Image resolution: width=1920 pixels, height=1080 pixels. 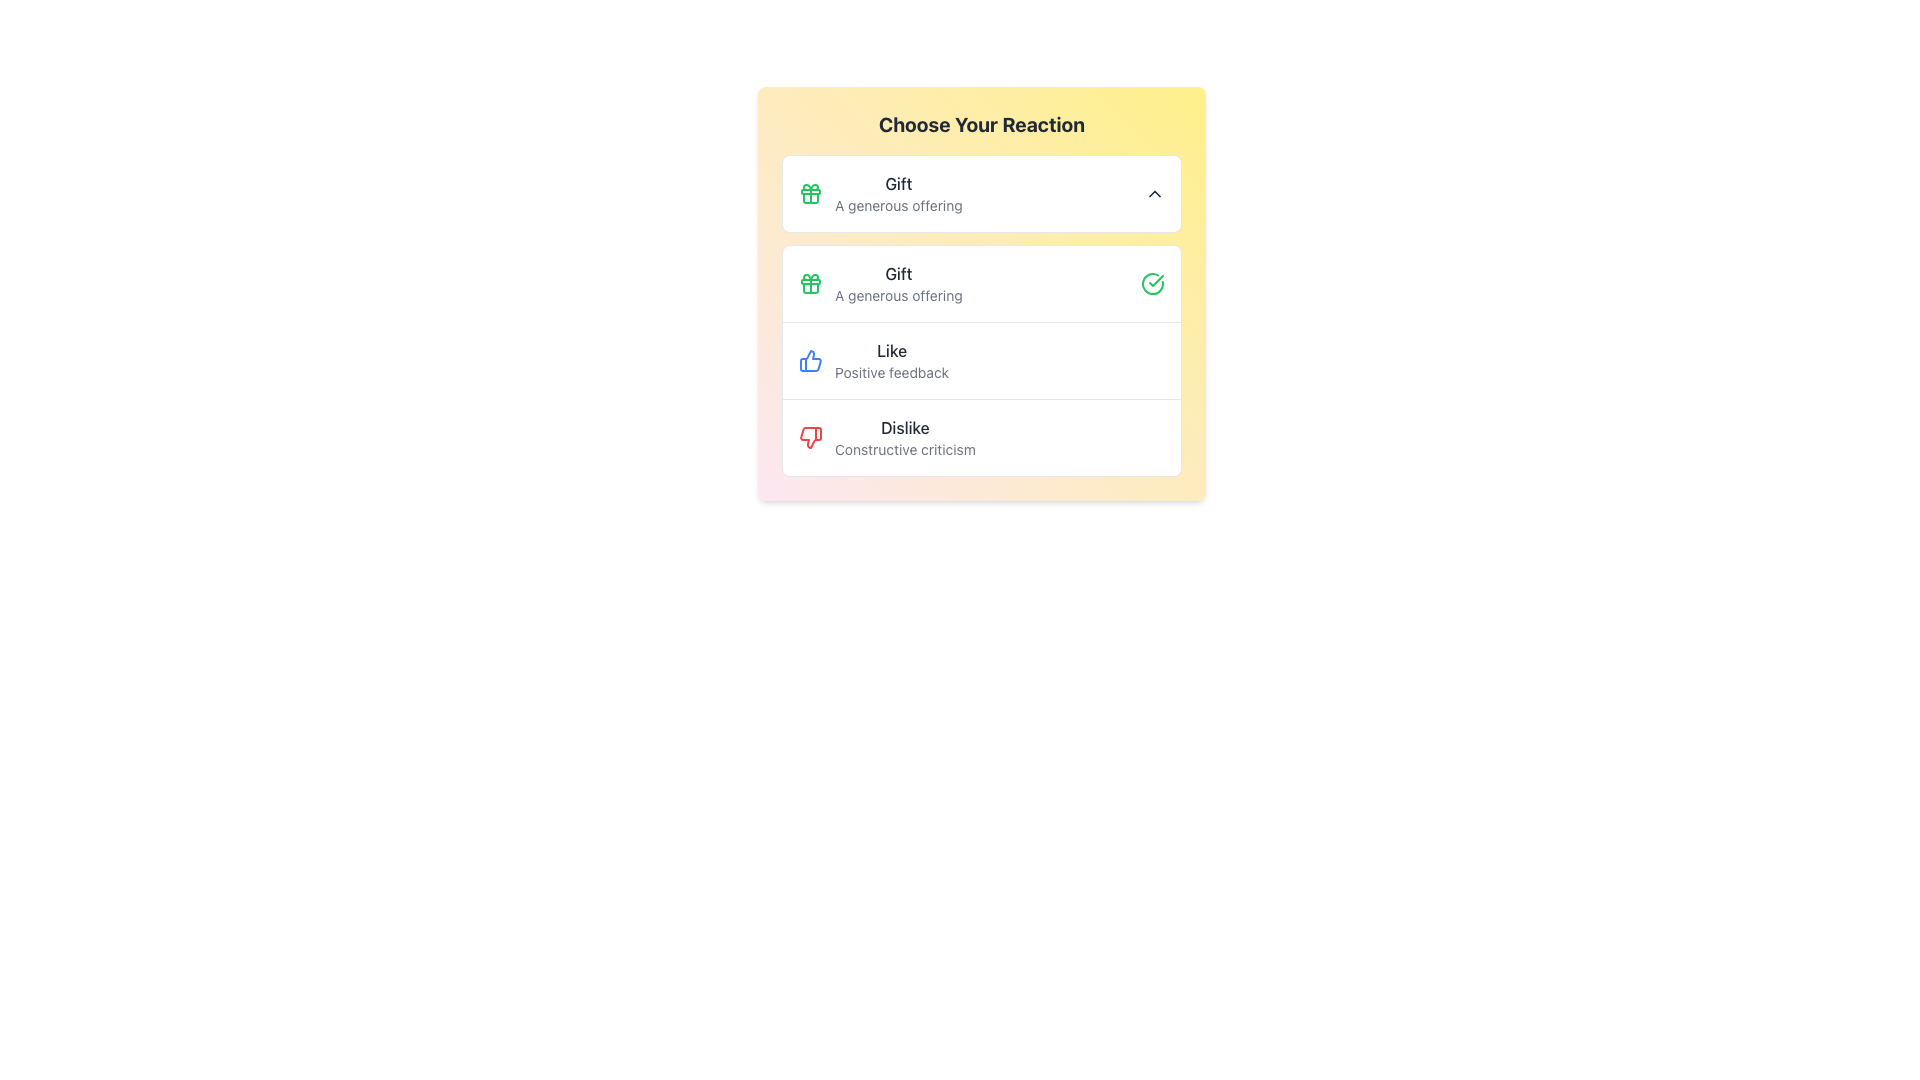 I want to click on the 'Gift' icon located to the left of the label 'Gift A generous offering' in the second choice of the 'Choose Your Reaction' UI, so click(x=811, y=284).